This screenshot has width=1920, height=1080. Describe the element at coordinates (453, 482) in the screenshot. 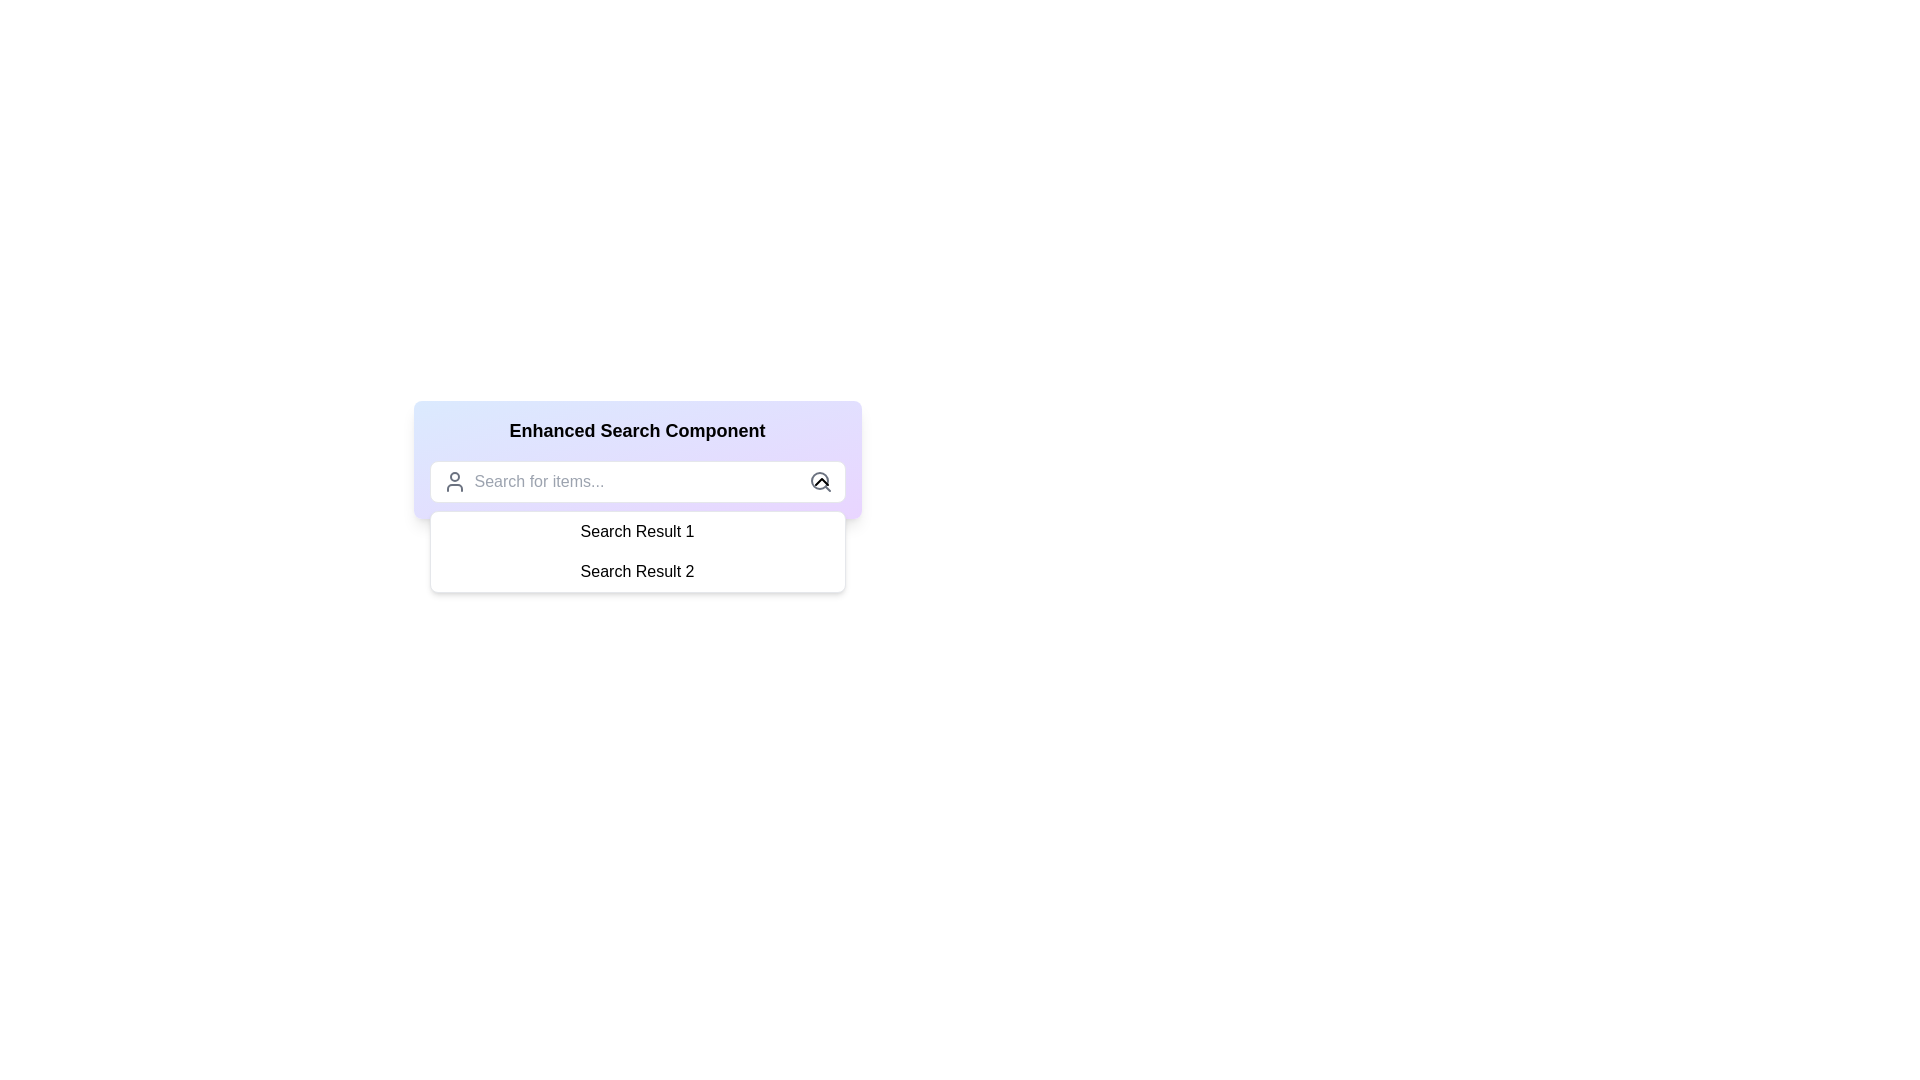

I see `the user icon located at the left of the search bar, before the text input field with the placeholder 'Search for items...'` at that location.